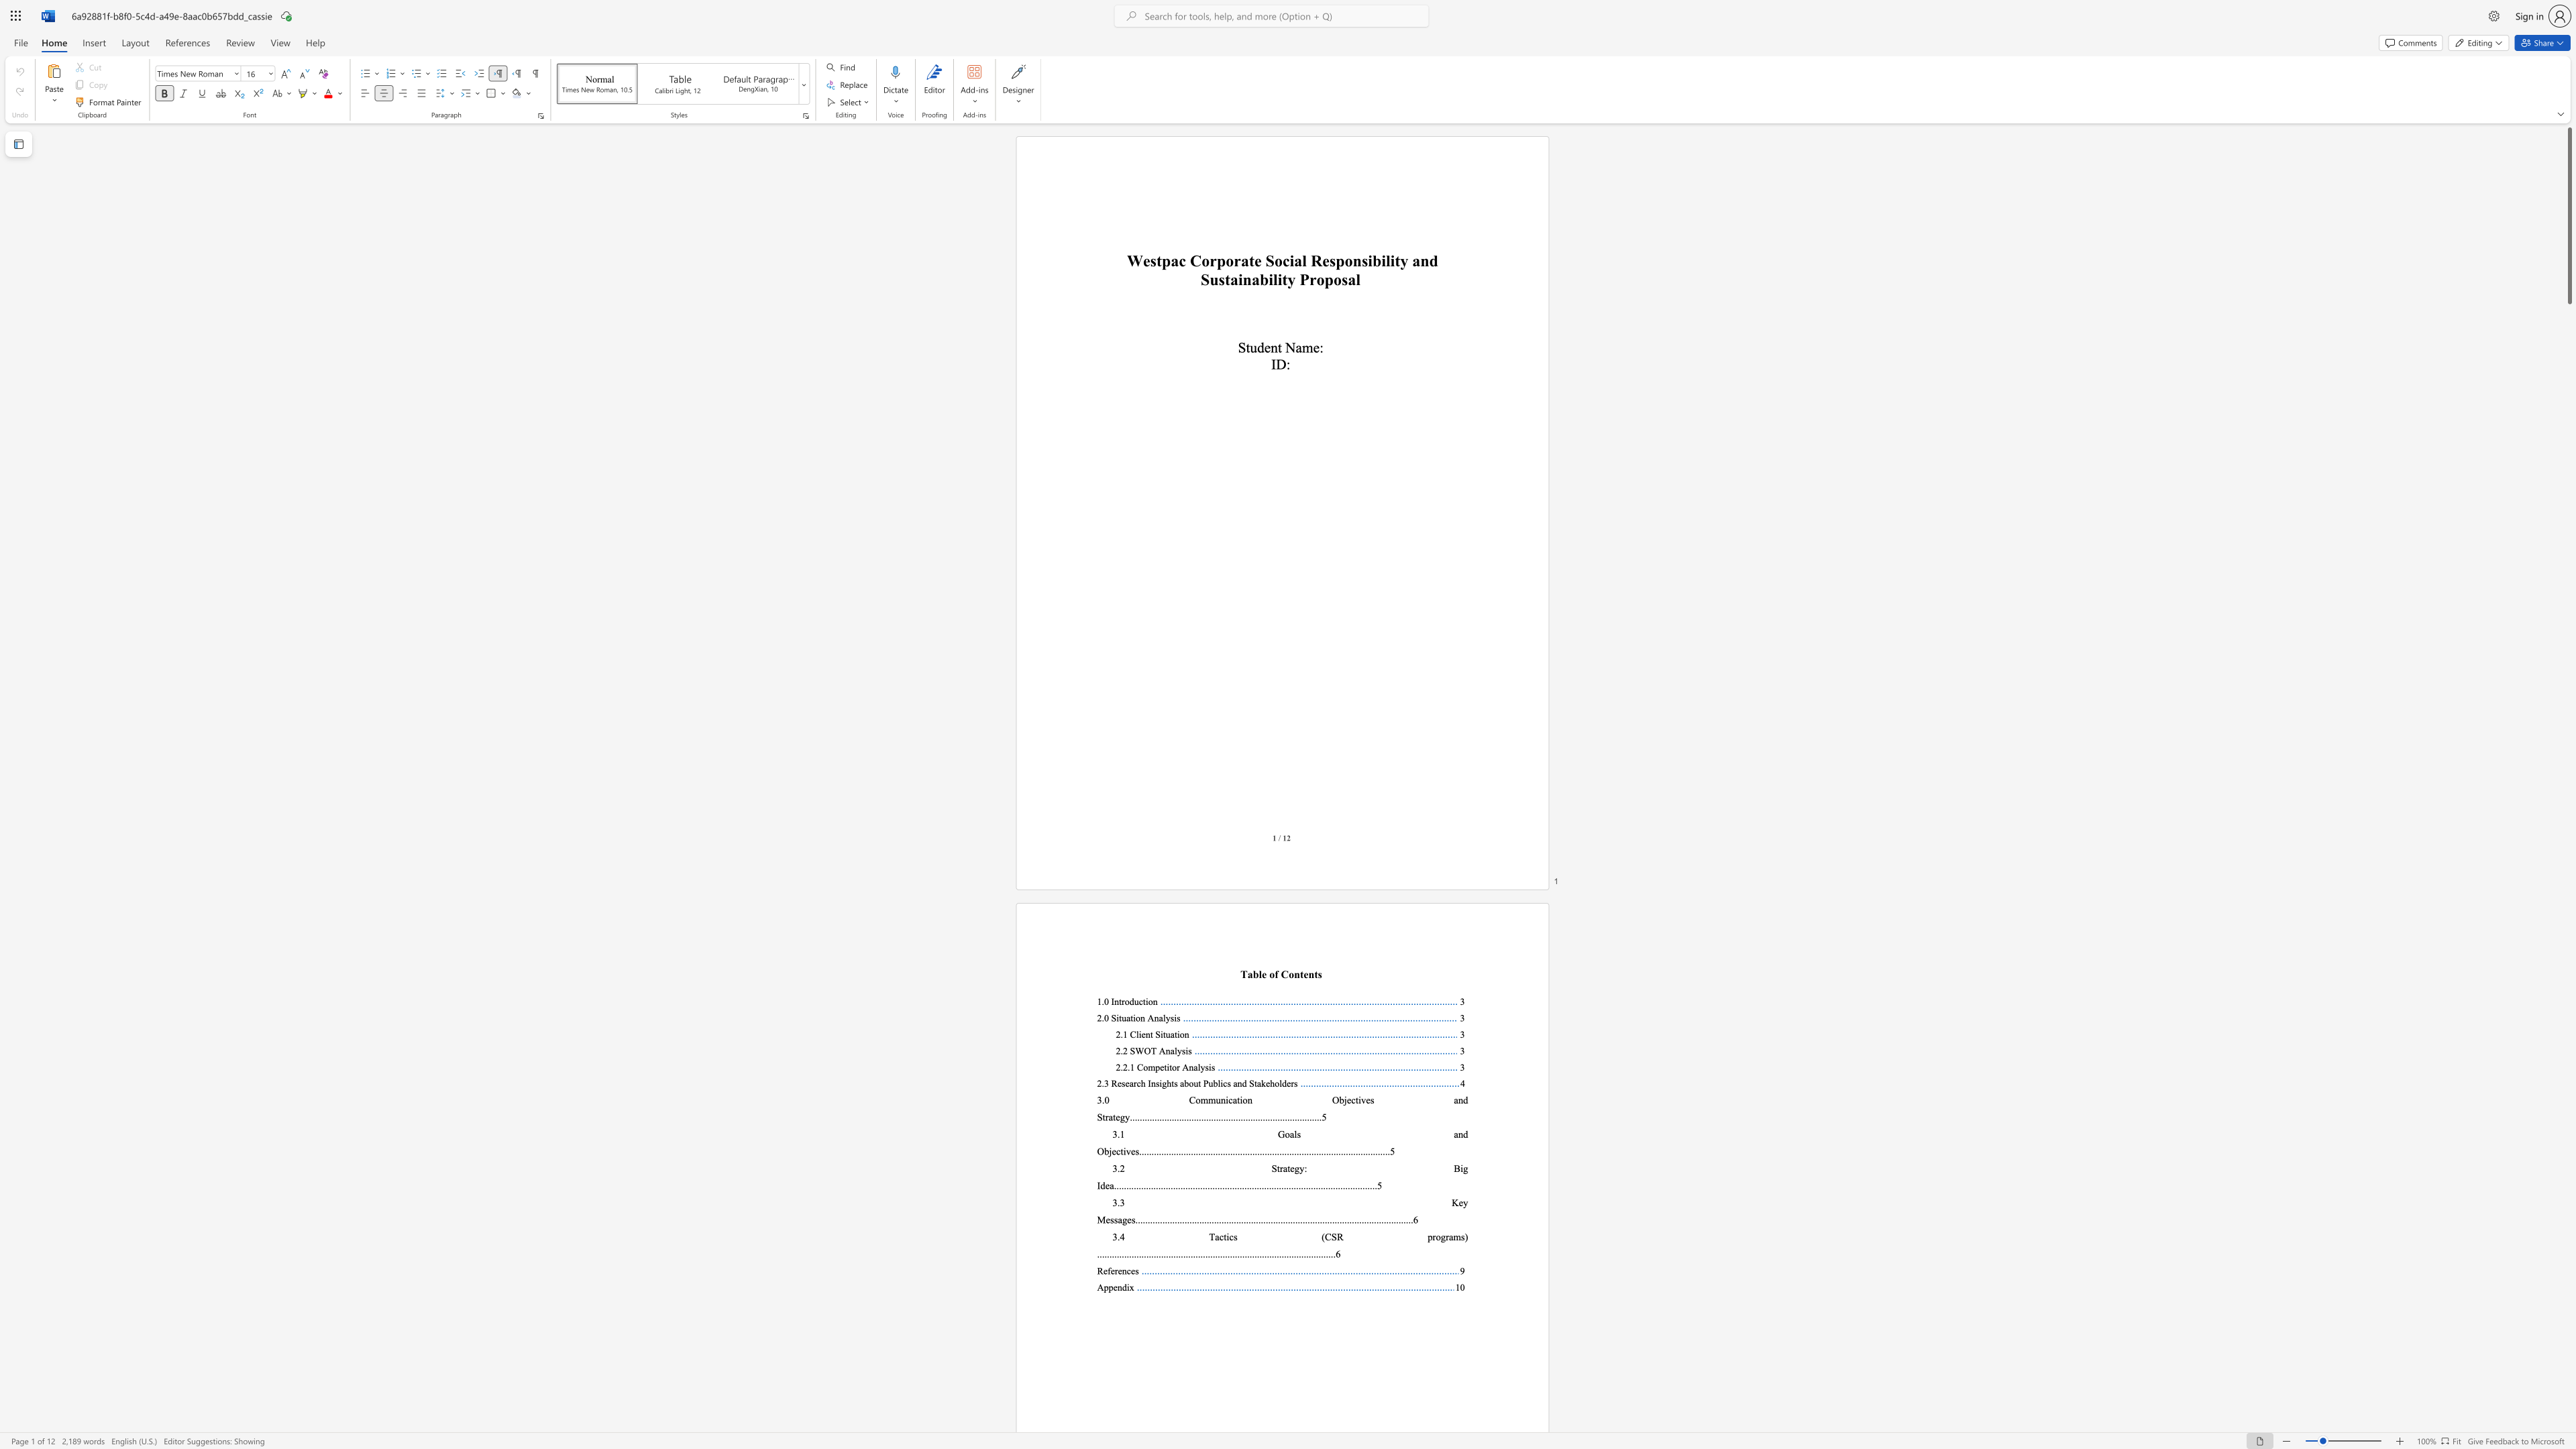  I want to click on the subset text "tr" within the text "1.0 Introduction", so click(1119, 1001).